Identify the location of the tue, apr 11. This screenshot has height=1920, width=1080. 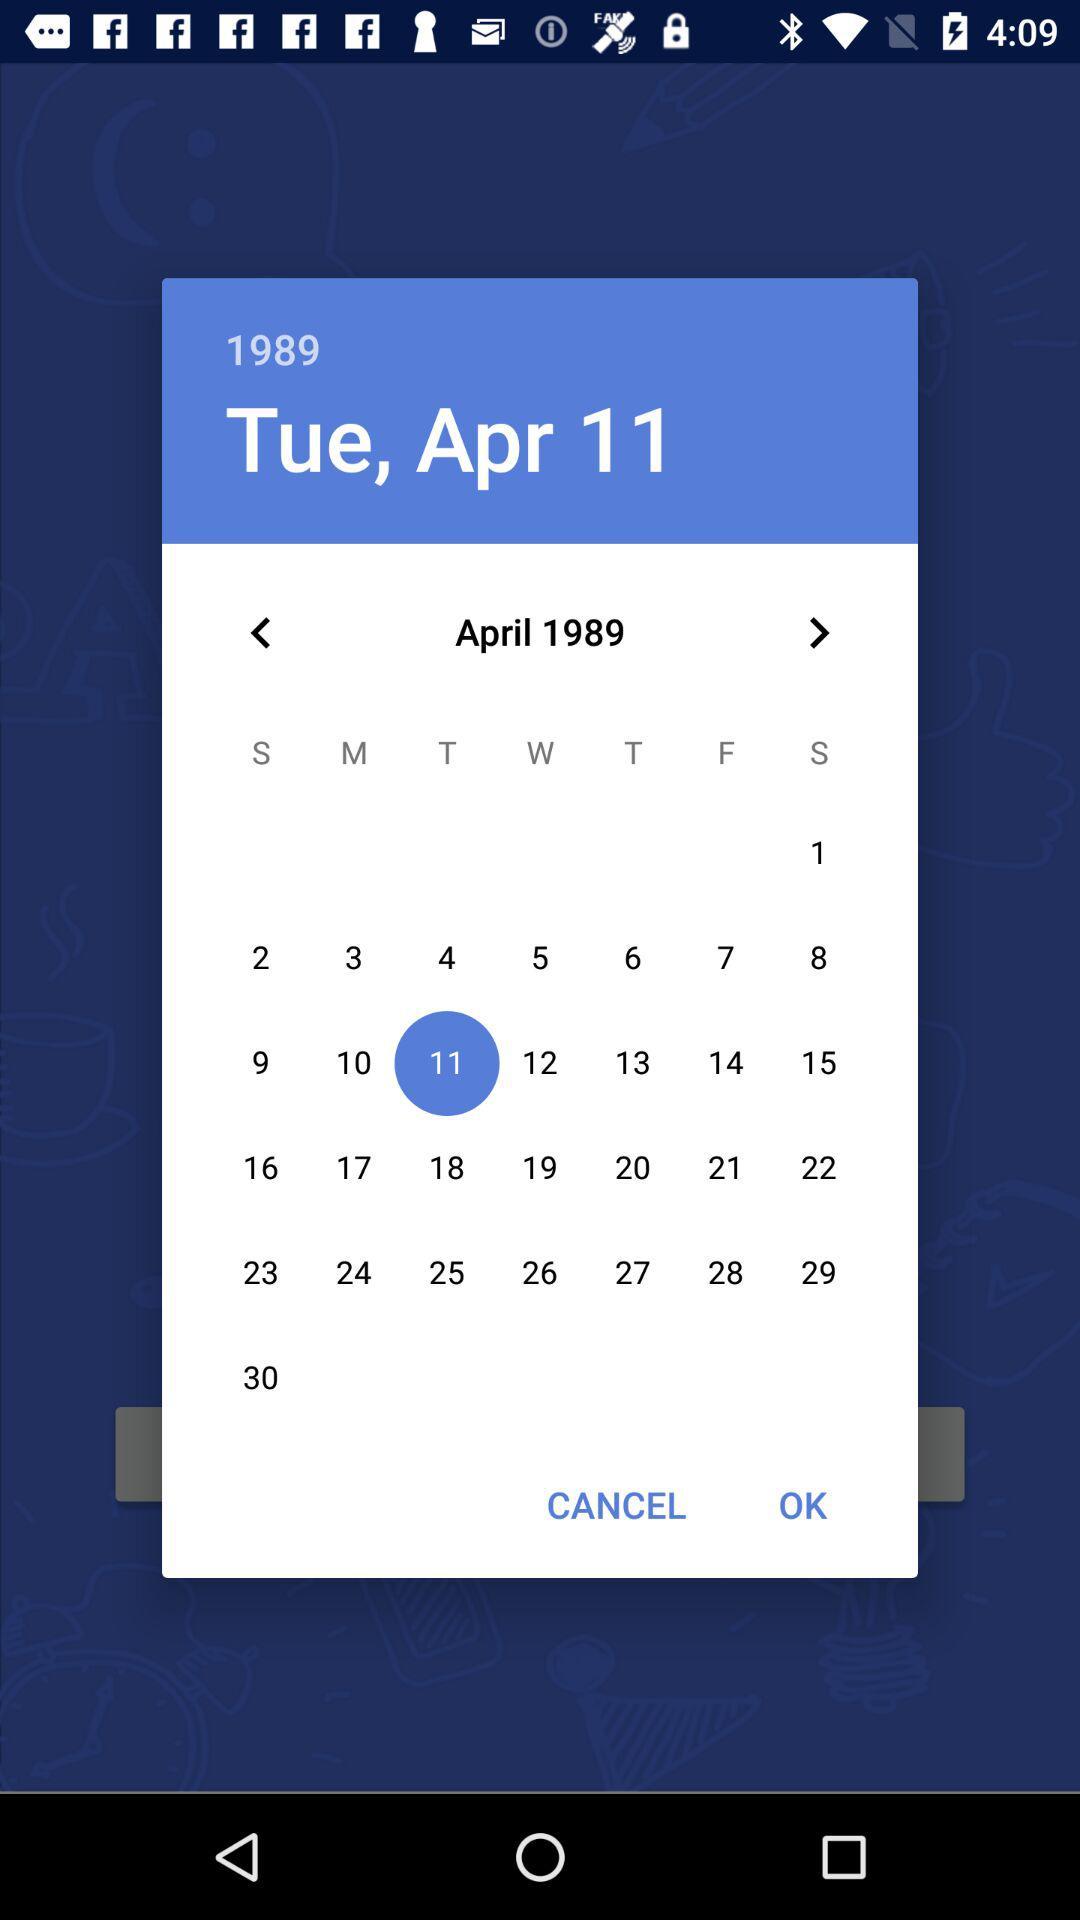
(451, 435).